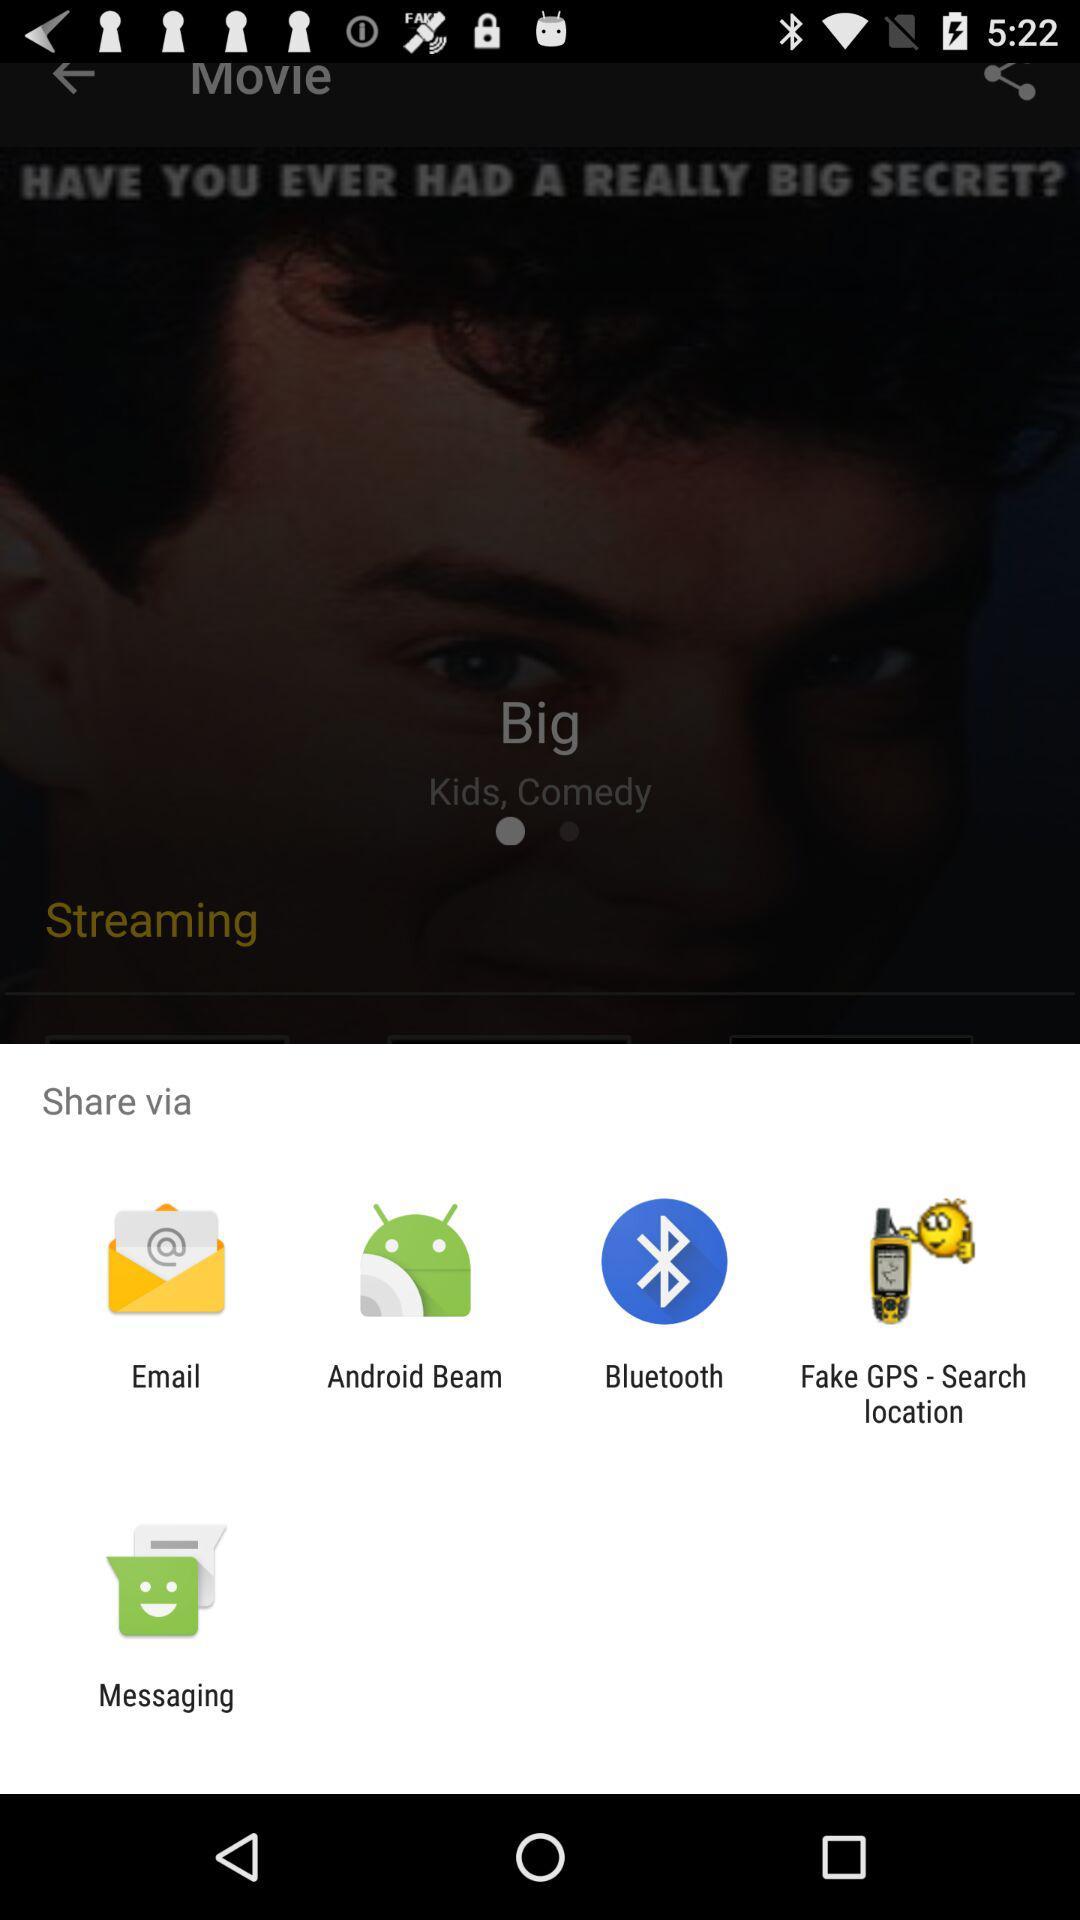  Describe the element at coordinates (165, 1711) in the screenshot. I see `messaging` at that location.